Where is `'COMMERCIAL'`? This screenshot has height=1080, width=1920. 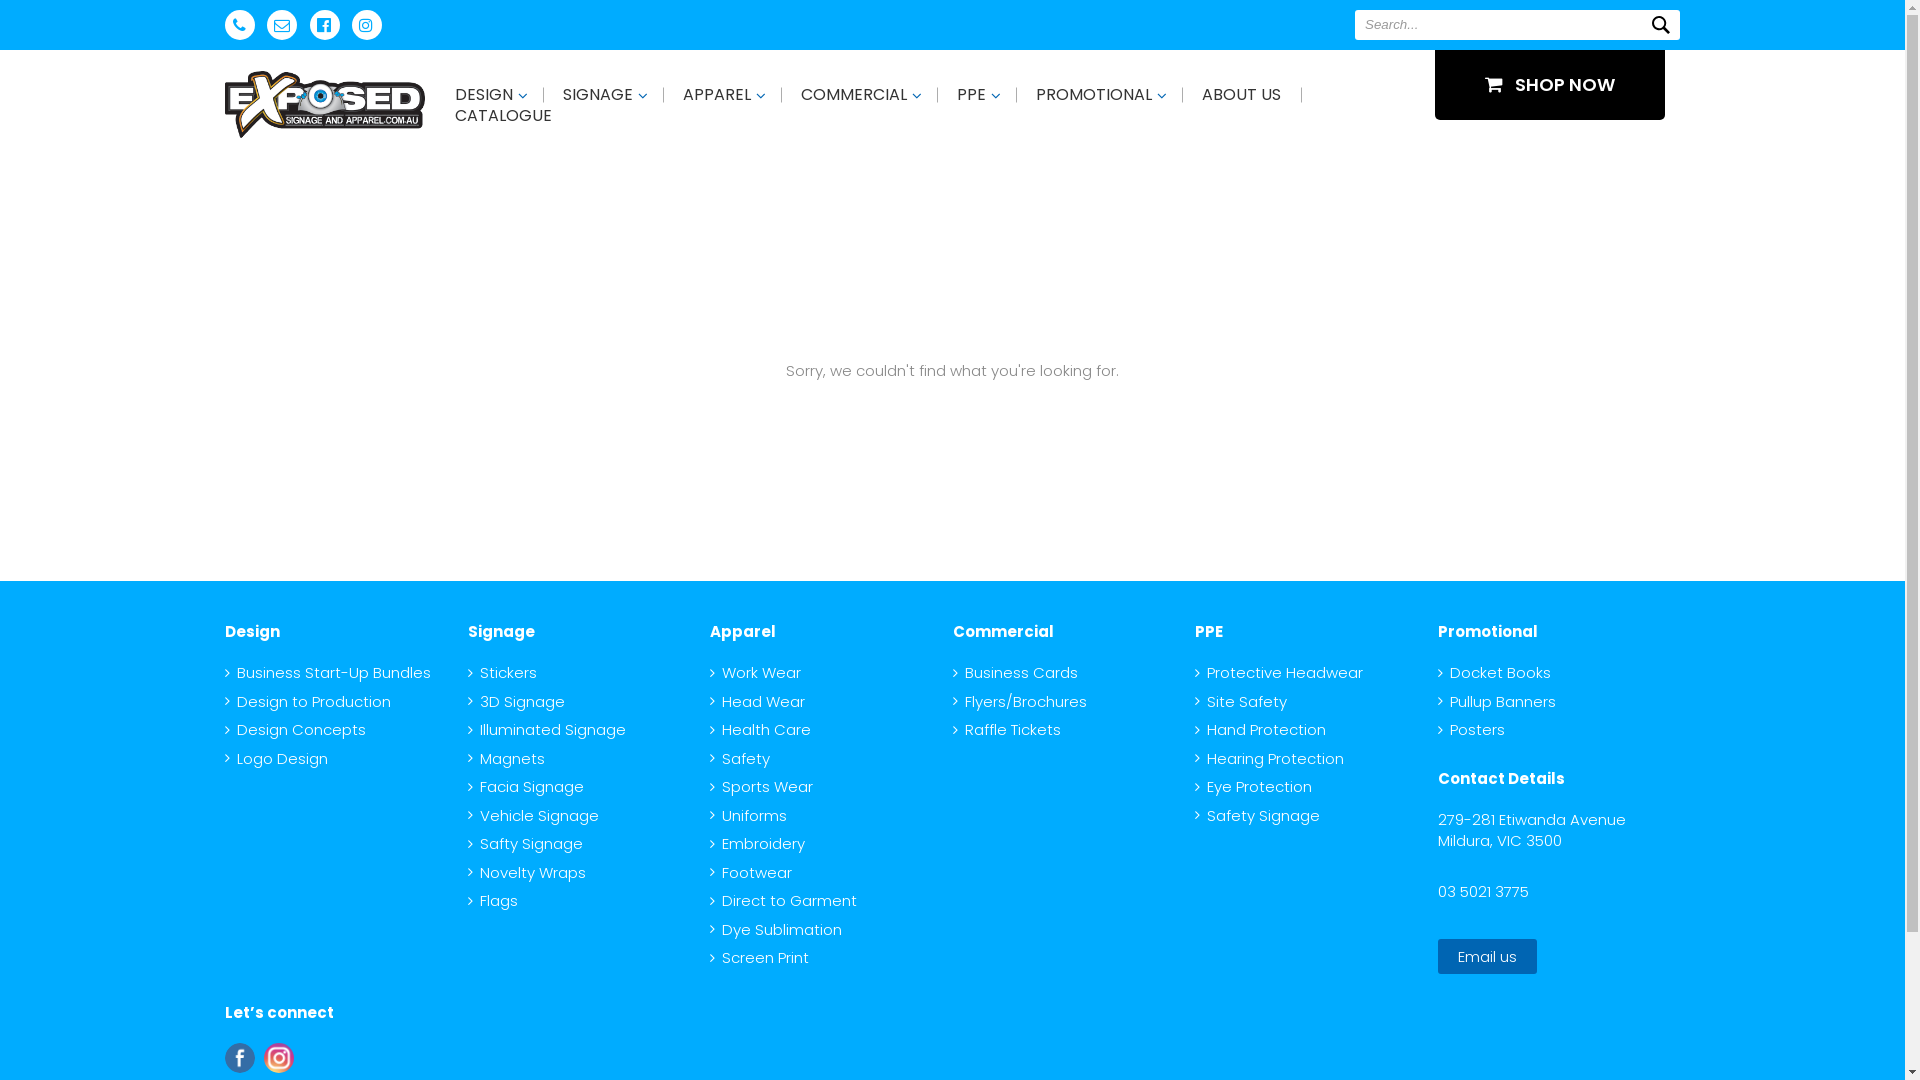
'COMMERCIAL' is located at coordinates (854, 94).